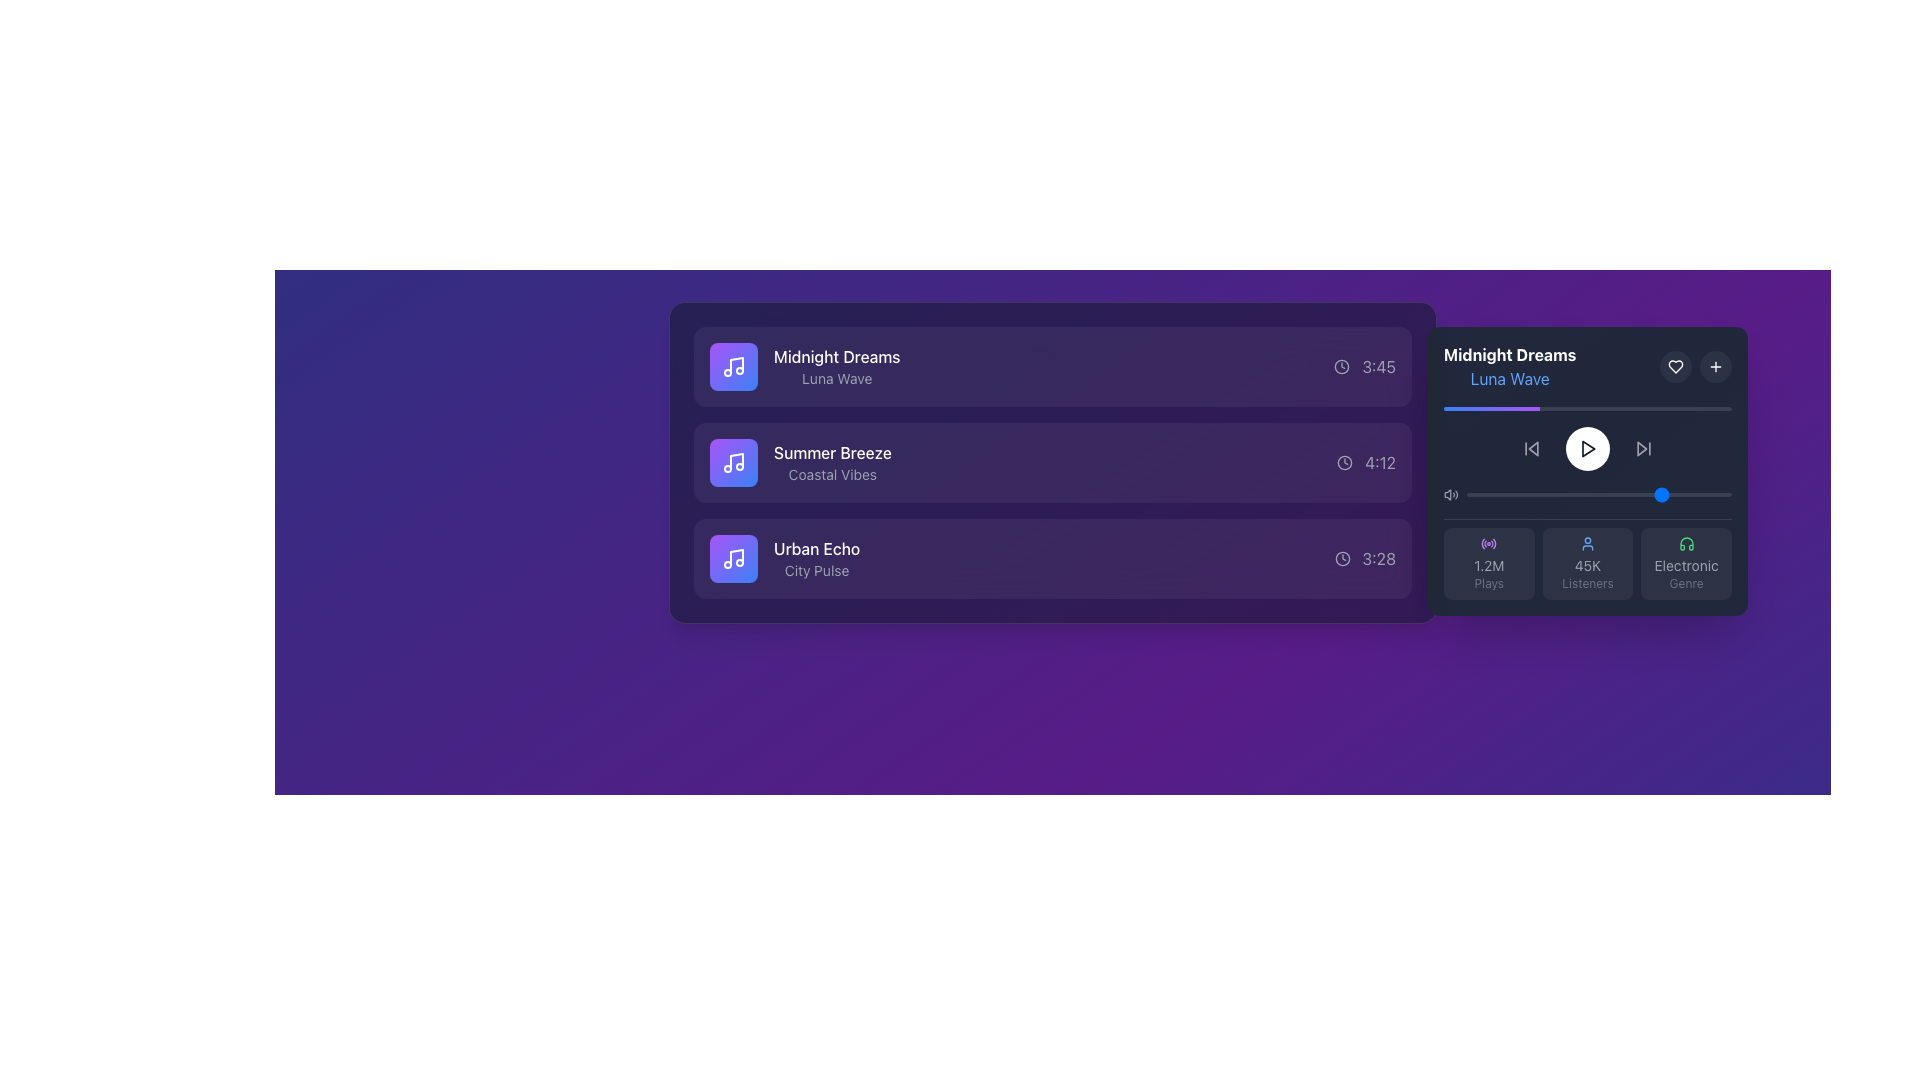  I want to click on the decorative button or item indicator with an icon located at the beginning of the list item for 'Midnight Dreams' and 'Luna Wave', so click(733, 366).